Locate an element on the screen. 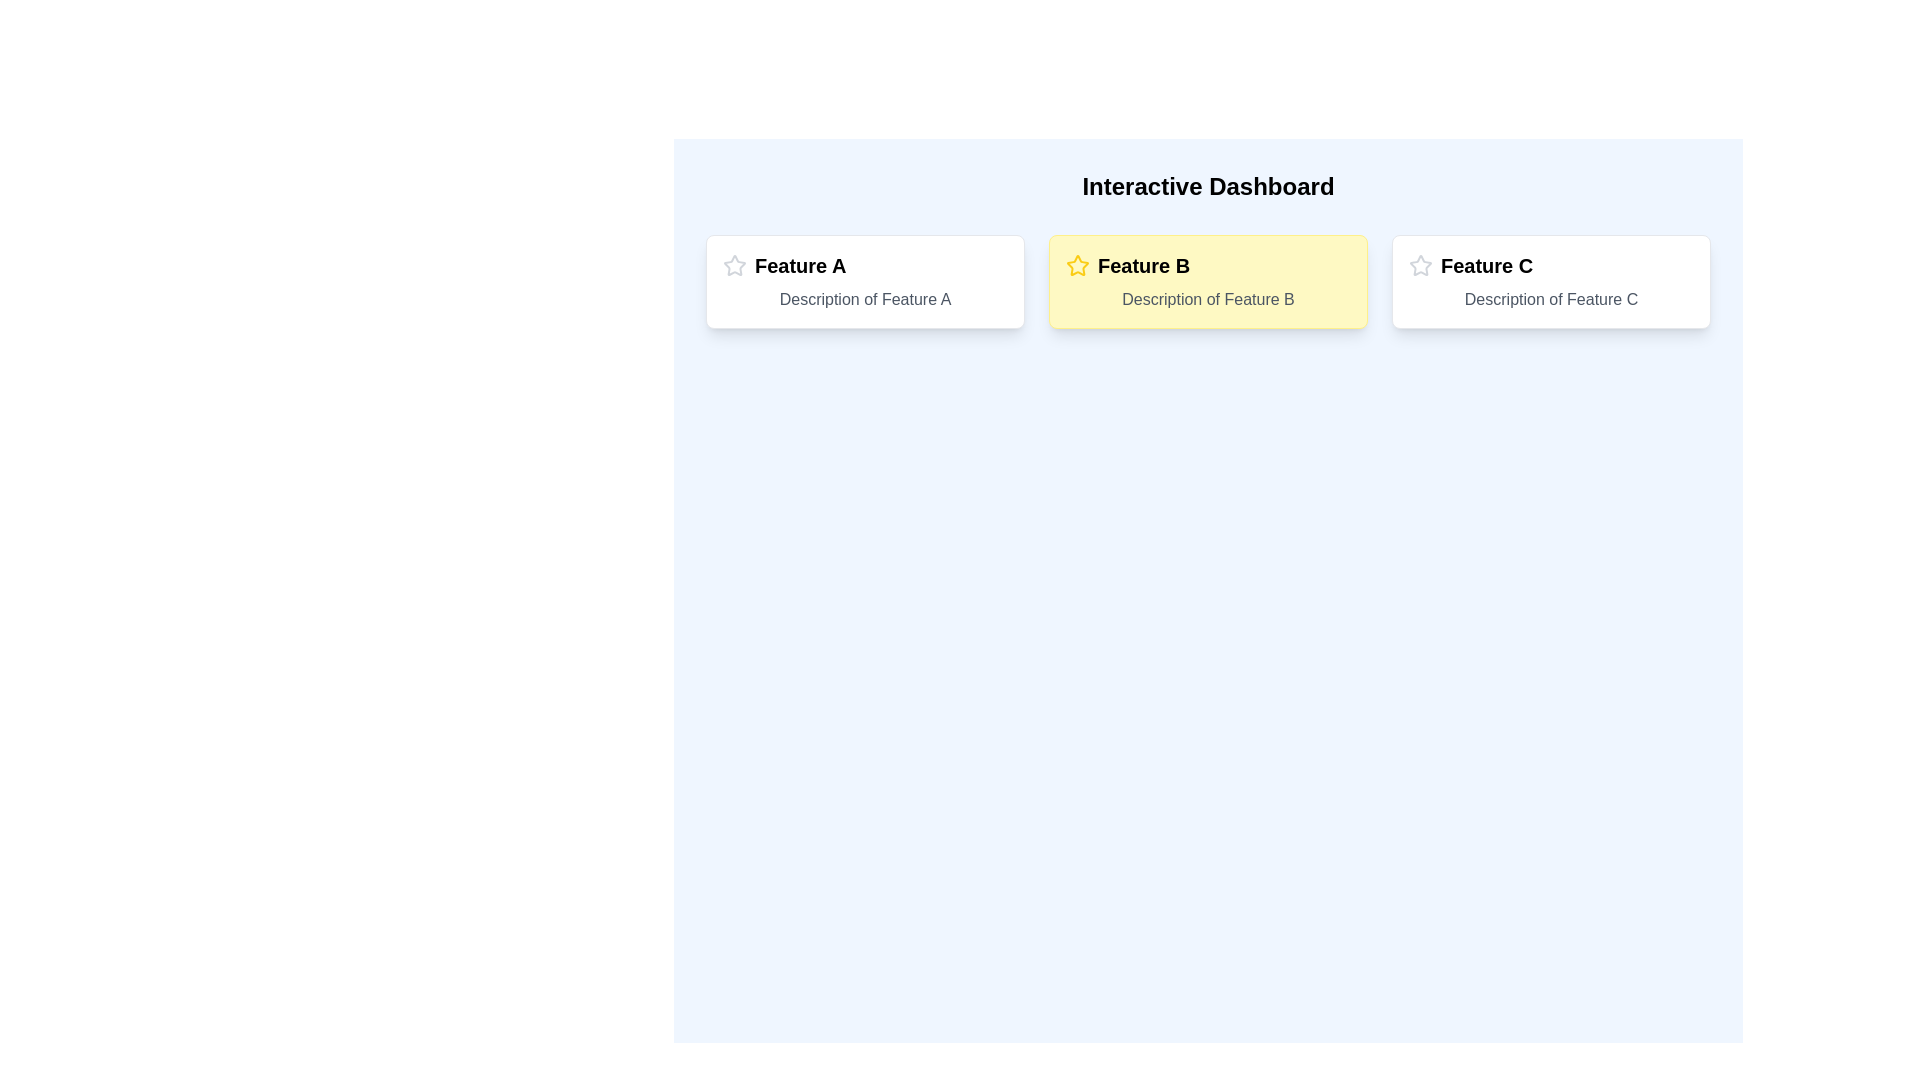  the icon located to the immediate left of the text 'Feature A' in the 'Feature A' section, which suggests its significance or interactivity is located at coordinates (733, 265).